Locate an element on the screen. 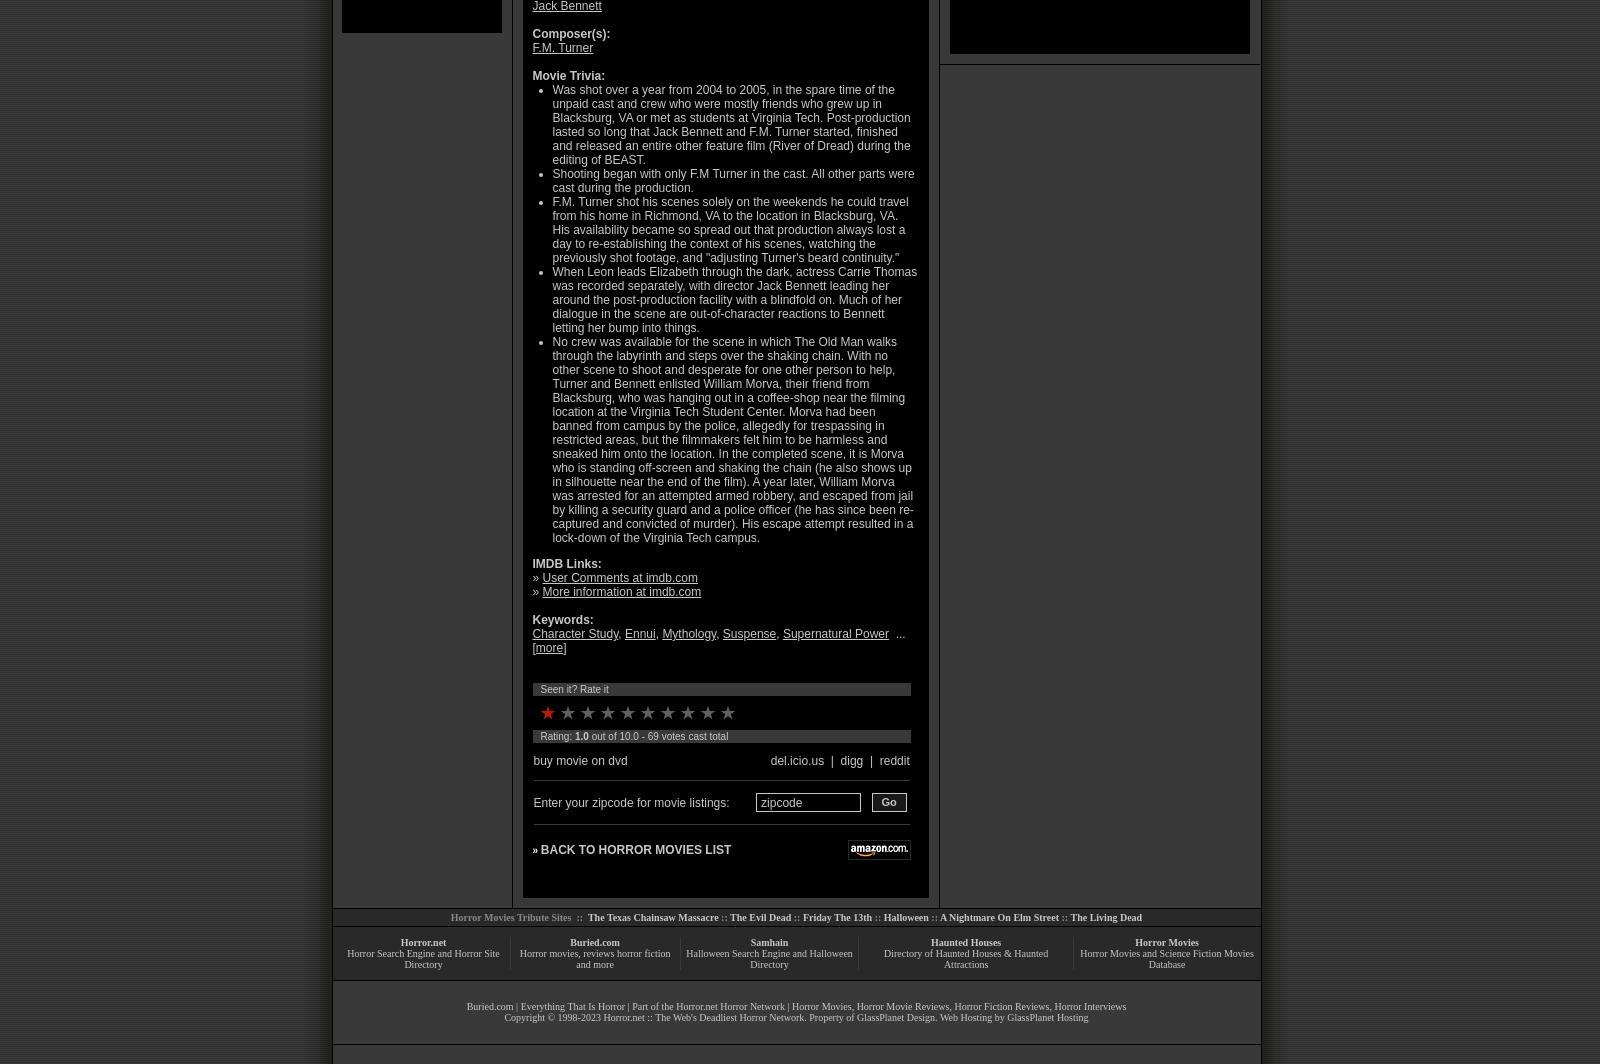 Image resolution: width=1600 pixels, height=1064 pixels. 'Supernatural Power' is located at coordinates (834, 634).